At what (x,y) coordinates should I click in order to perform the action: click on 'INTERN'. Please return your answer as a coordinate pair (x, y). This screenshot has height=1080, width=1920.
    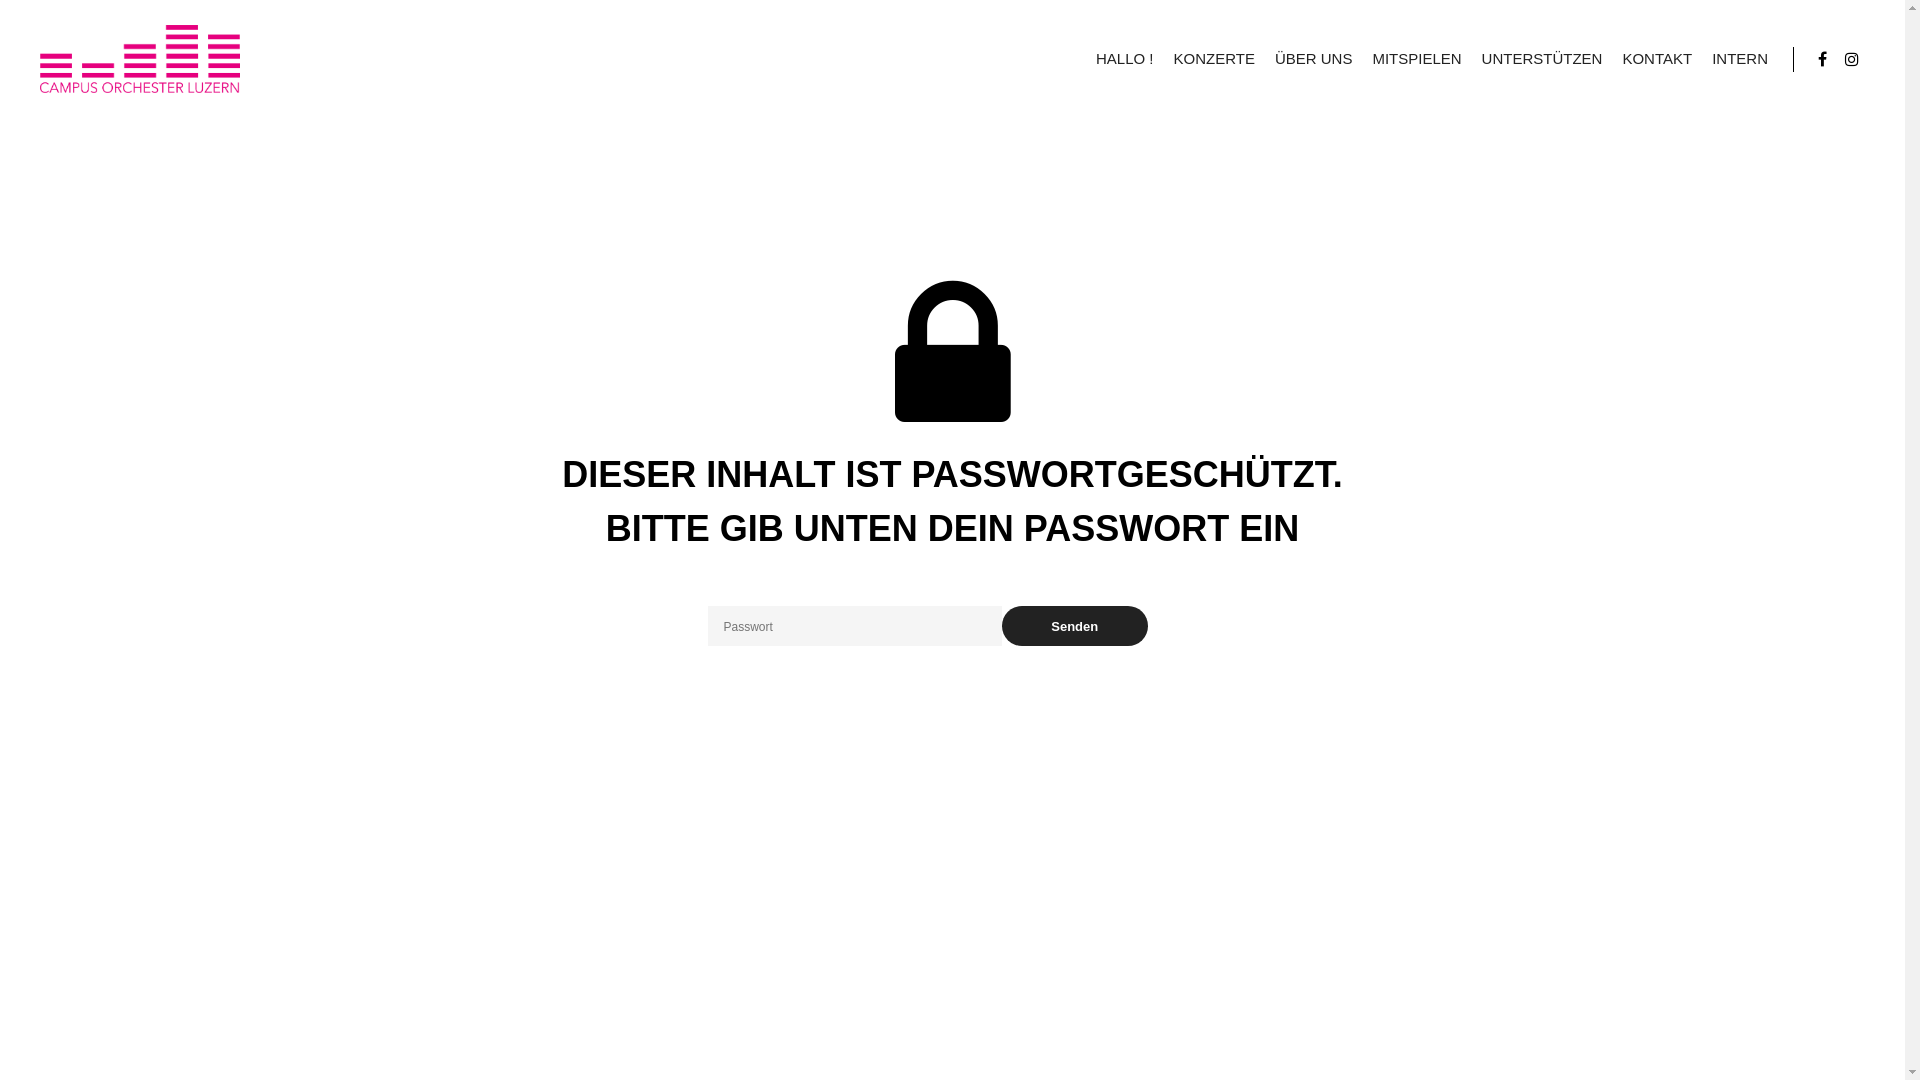
    Looking at the image, I should click on (1738, 57).